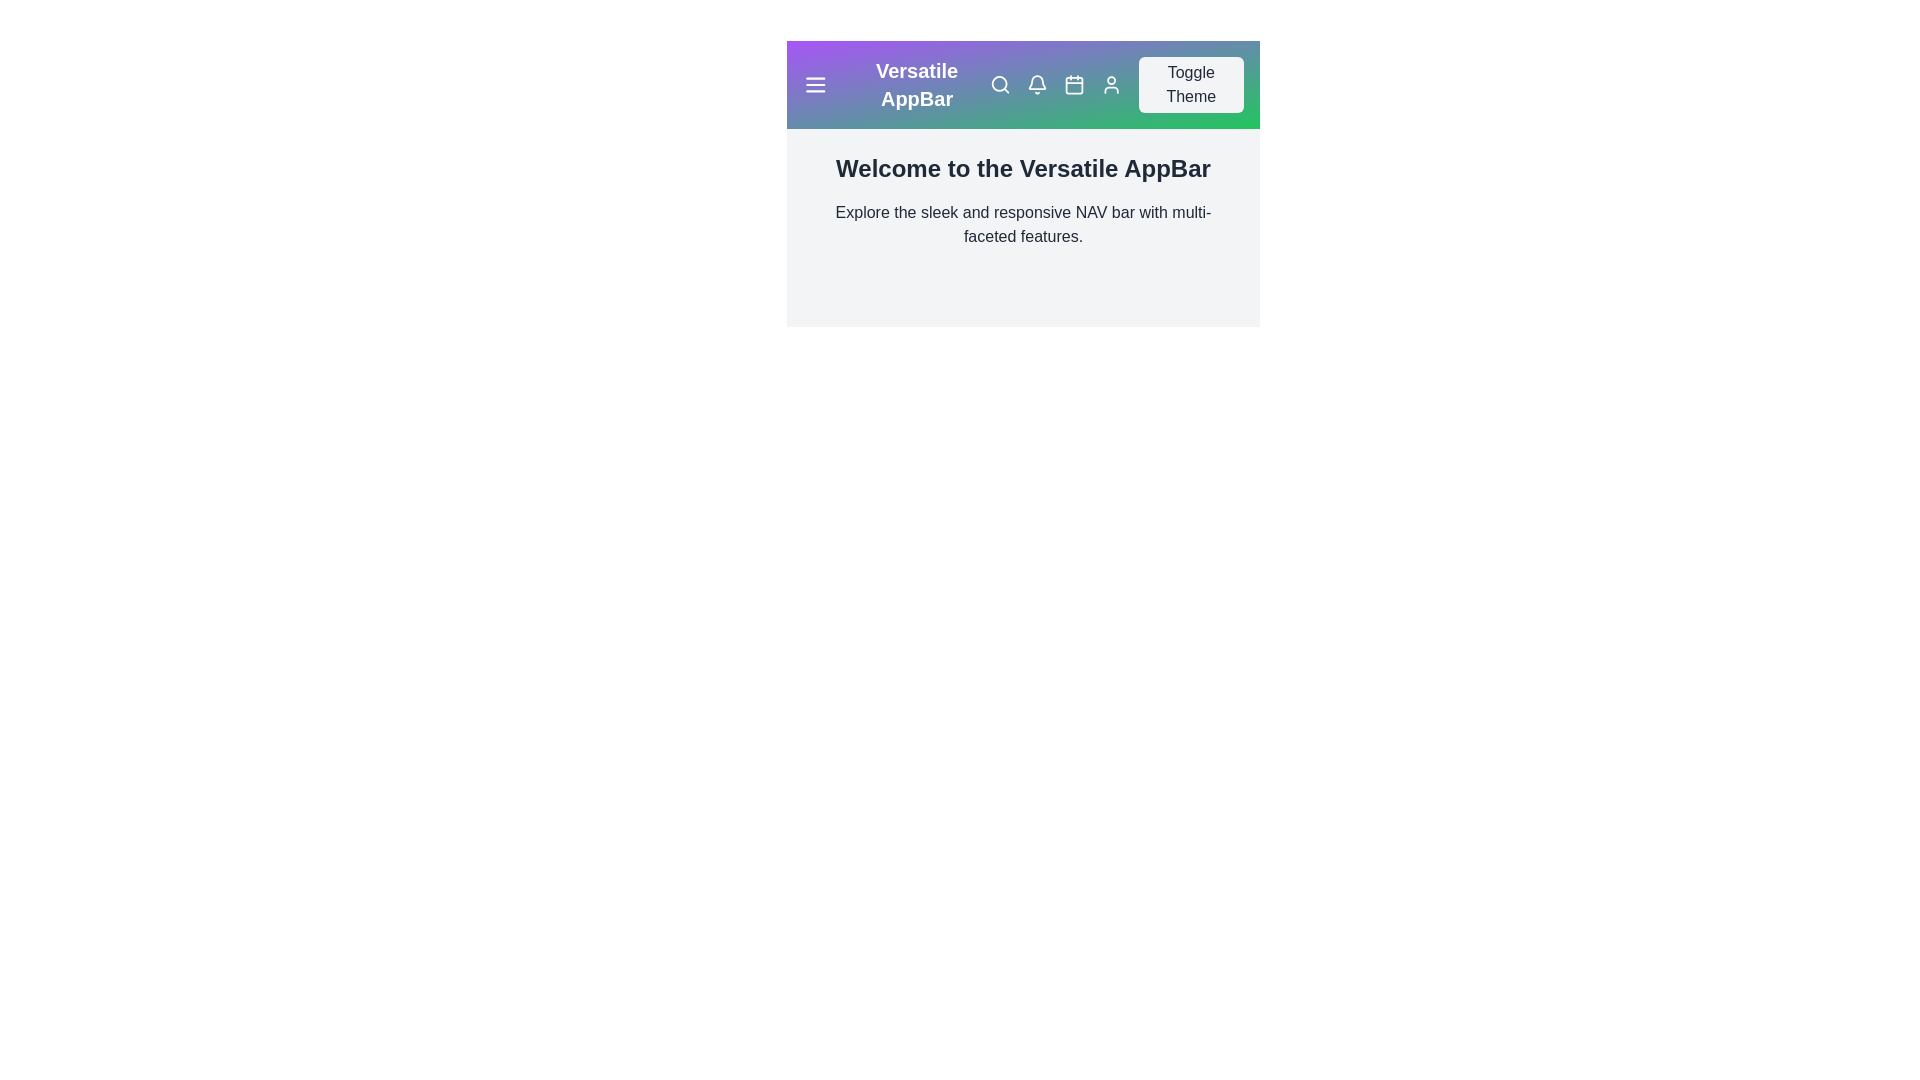 The width and height of the screenshot is (1920, 1080). What do you see at coordinates (1073, 83) in the screenshot?
I see `the calendar icon to view dates` at bounding box center [1073, 83].